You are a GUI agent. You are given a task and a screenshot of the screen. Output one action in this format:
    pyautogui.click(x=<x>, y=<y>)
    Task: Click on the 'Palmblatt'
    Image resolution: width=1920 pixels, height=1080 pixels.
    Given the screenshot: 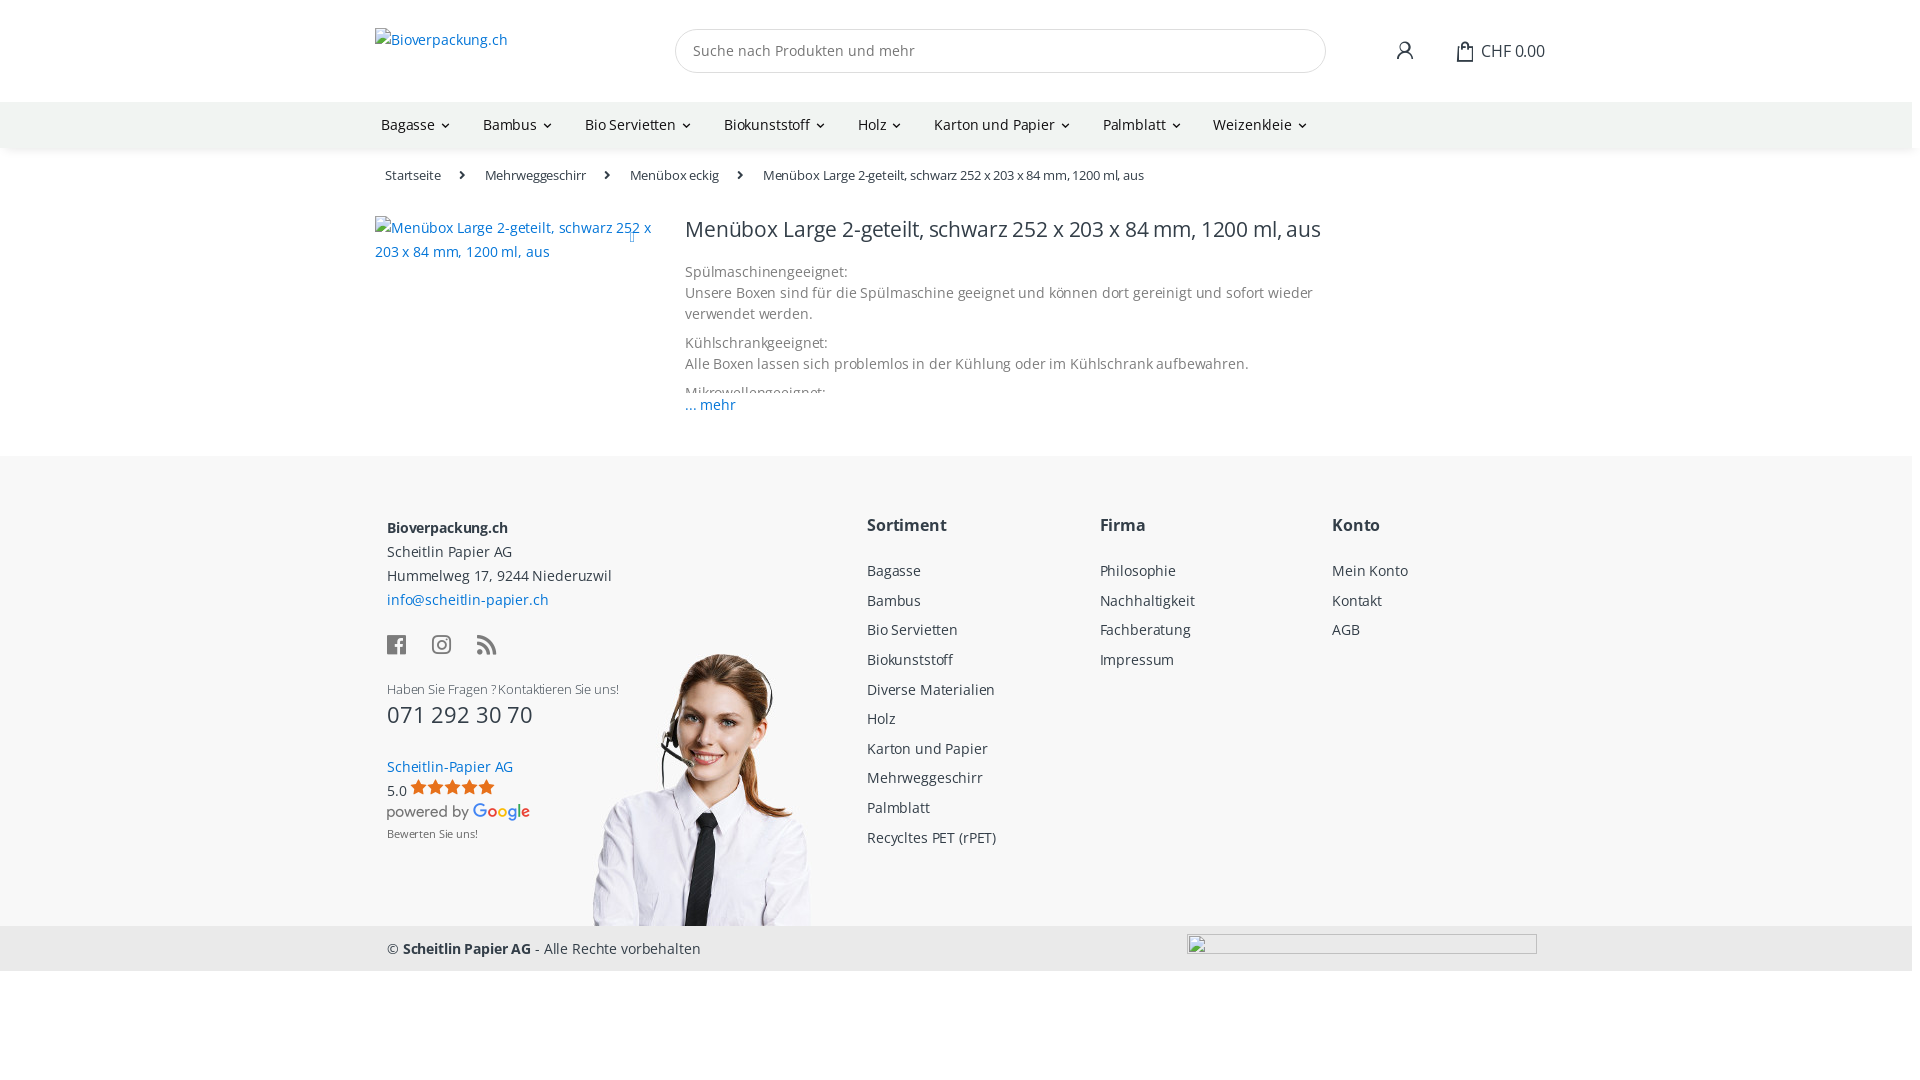 What is the action you would take?
    pyautogui.click(x=897, y=806)
    